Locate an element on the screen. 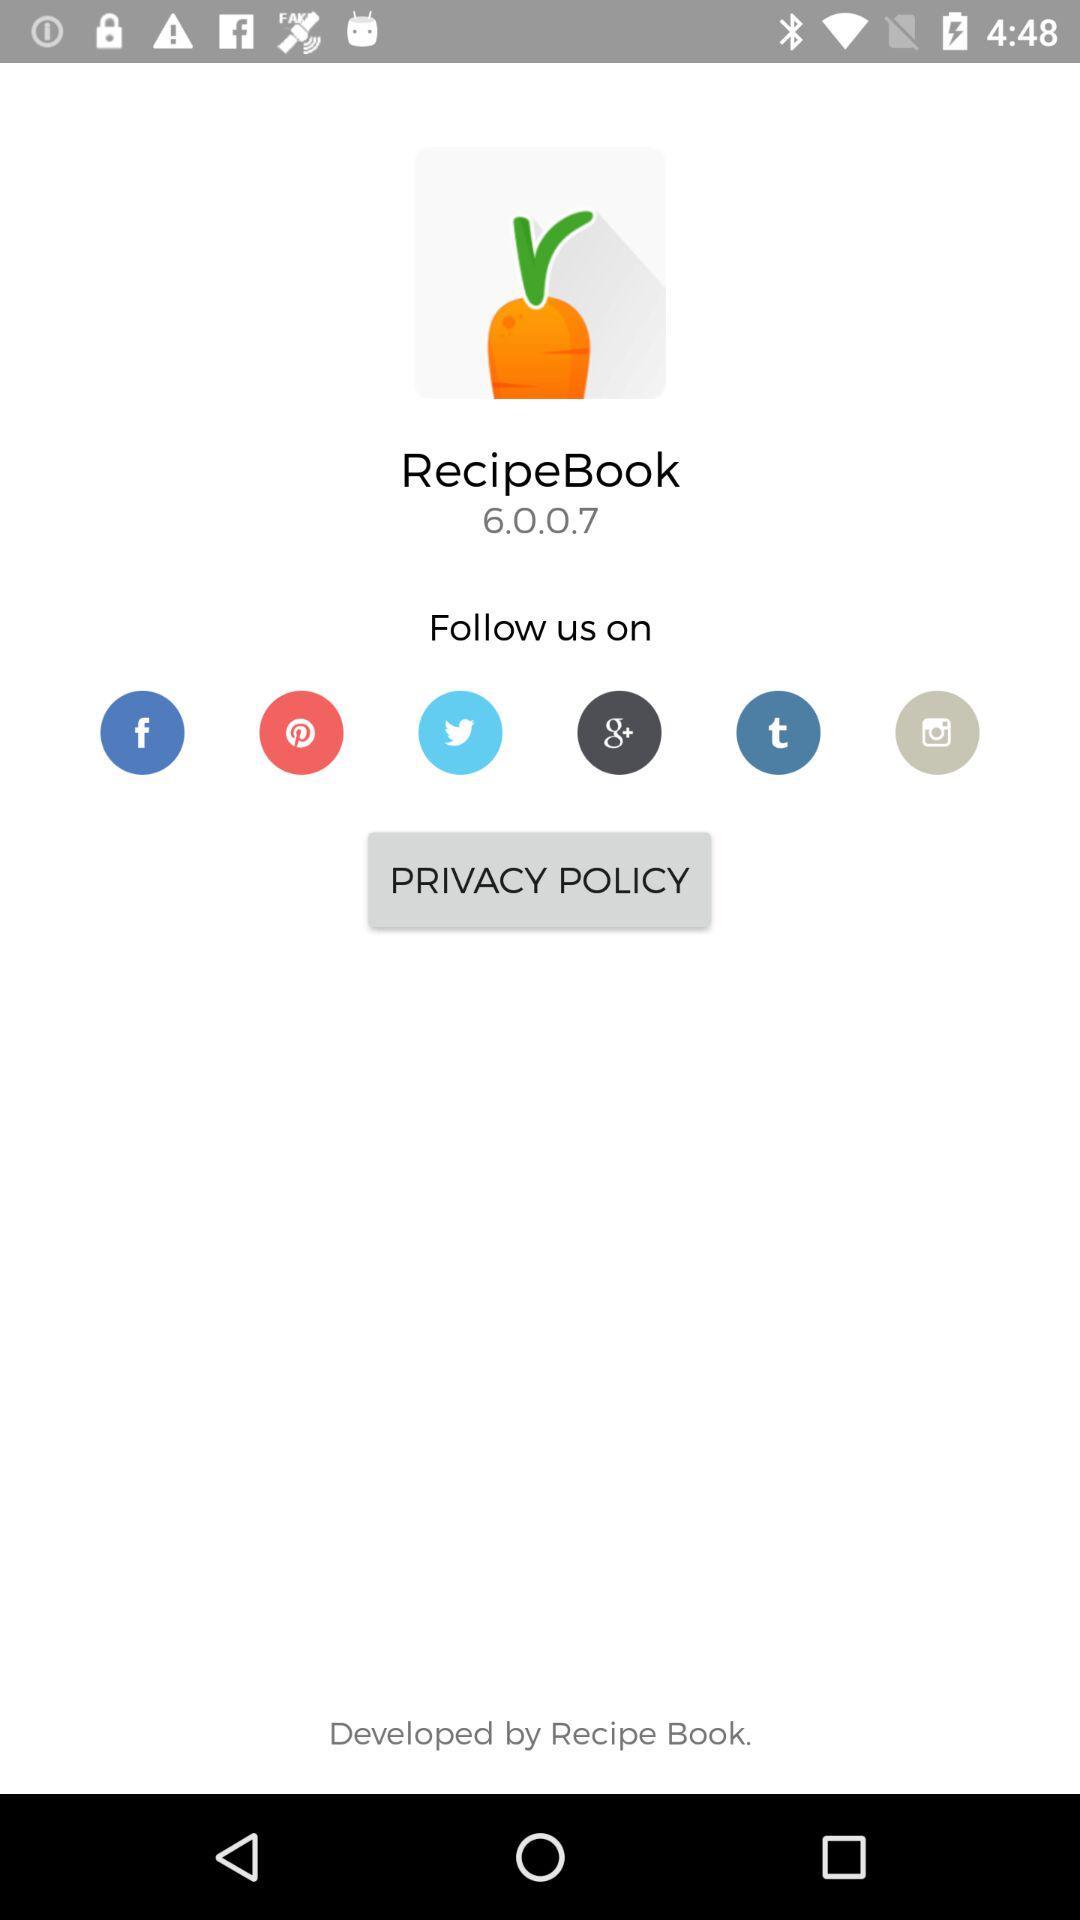 The height and width of the screenshot is (1920, 1080). open camera is located at coordinates (937, 731).